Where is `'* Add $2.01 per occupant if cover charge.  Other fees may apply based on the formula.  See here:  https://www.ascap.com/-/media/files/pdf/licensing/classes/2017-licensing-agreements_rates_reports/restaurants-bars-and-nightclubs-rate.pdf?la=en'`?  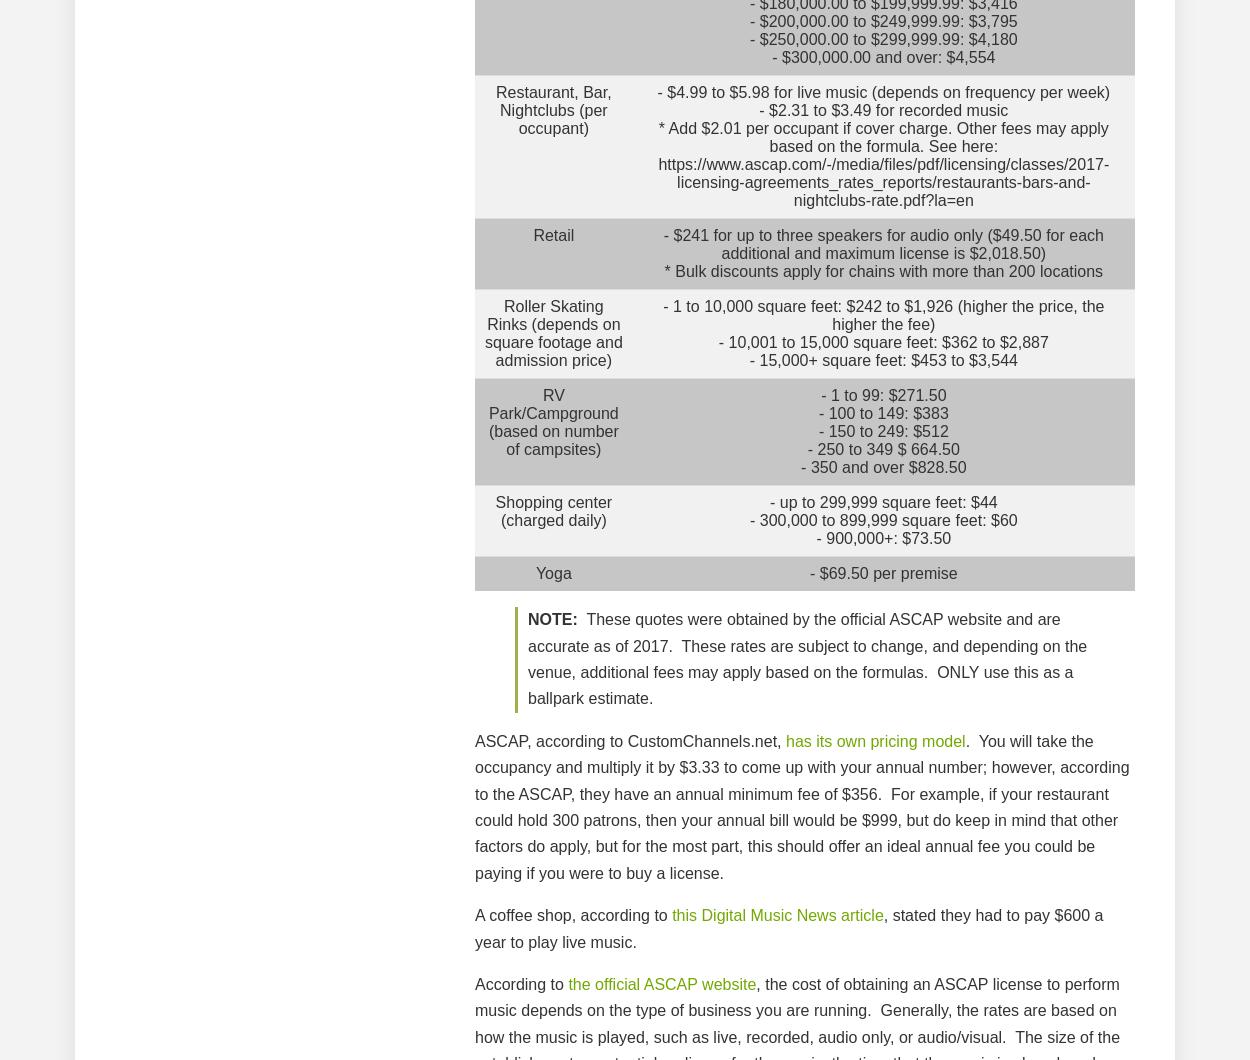
'* Add $2.01 per occupant if cover charge.  Other fees may apply based on the formula.  See here:  https://www.ascap.com/-/media/files/pdf/licensing/classes/2017-licensing-agreements_rates_reports/restaurants-bars-and-nightclubs-rate.pdf?la=en' is located at coordinates (883, 163).